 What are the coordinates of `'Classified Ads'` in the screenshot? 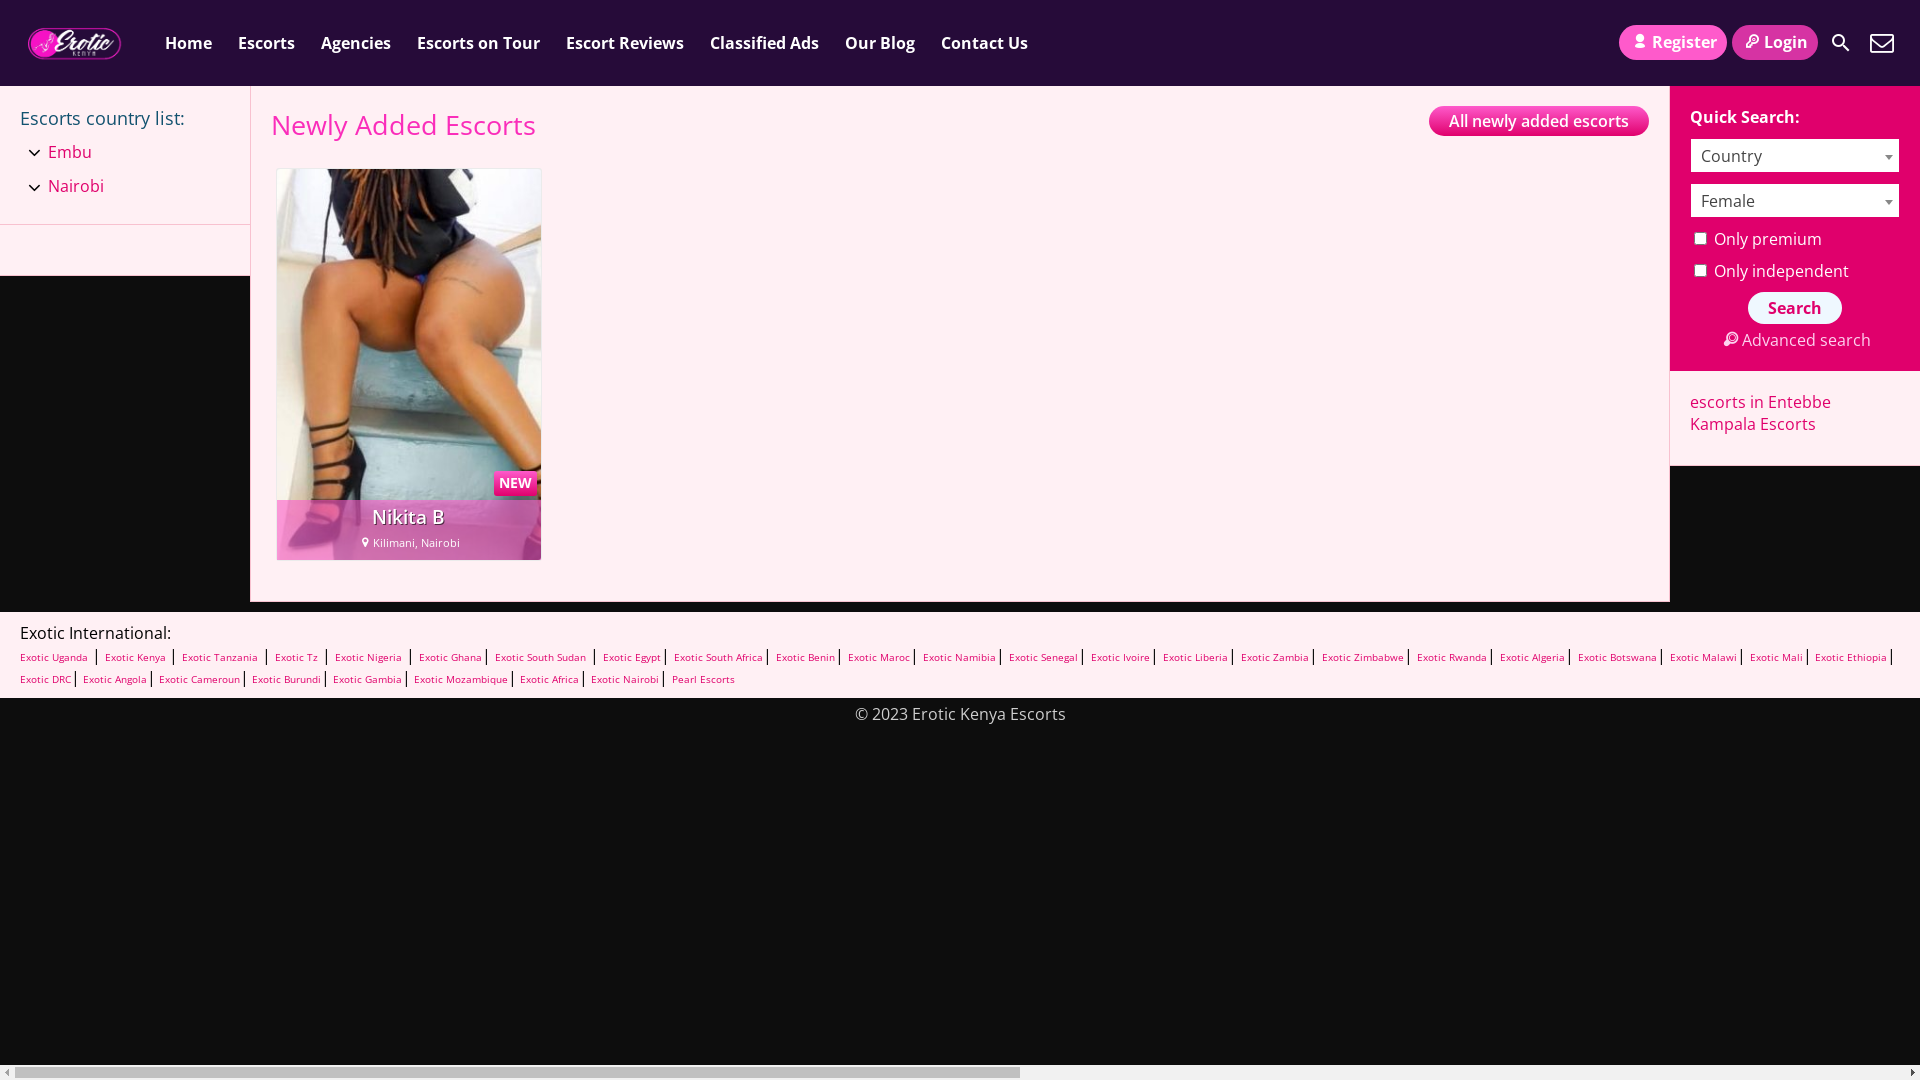 It's located at (696, 43).